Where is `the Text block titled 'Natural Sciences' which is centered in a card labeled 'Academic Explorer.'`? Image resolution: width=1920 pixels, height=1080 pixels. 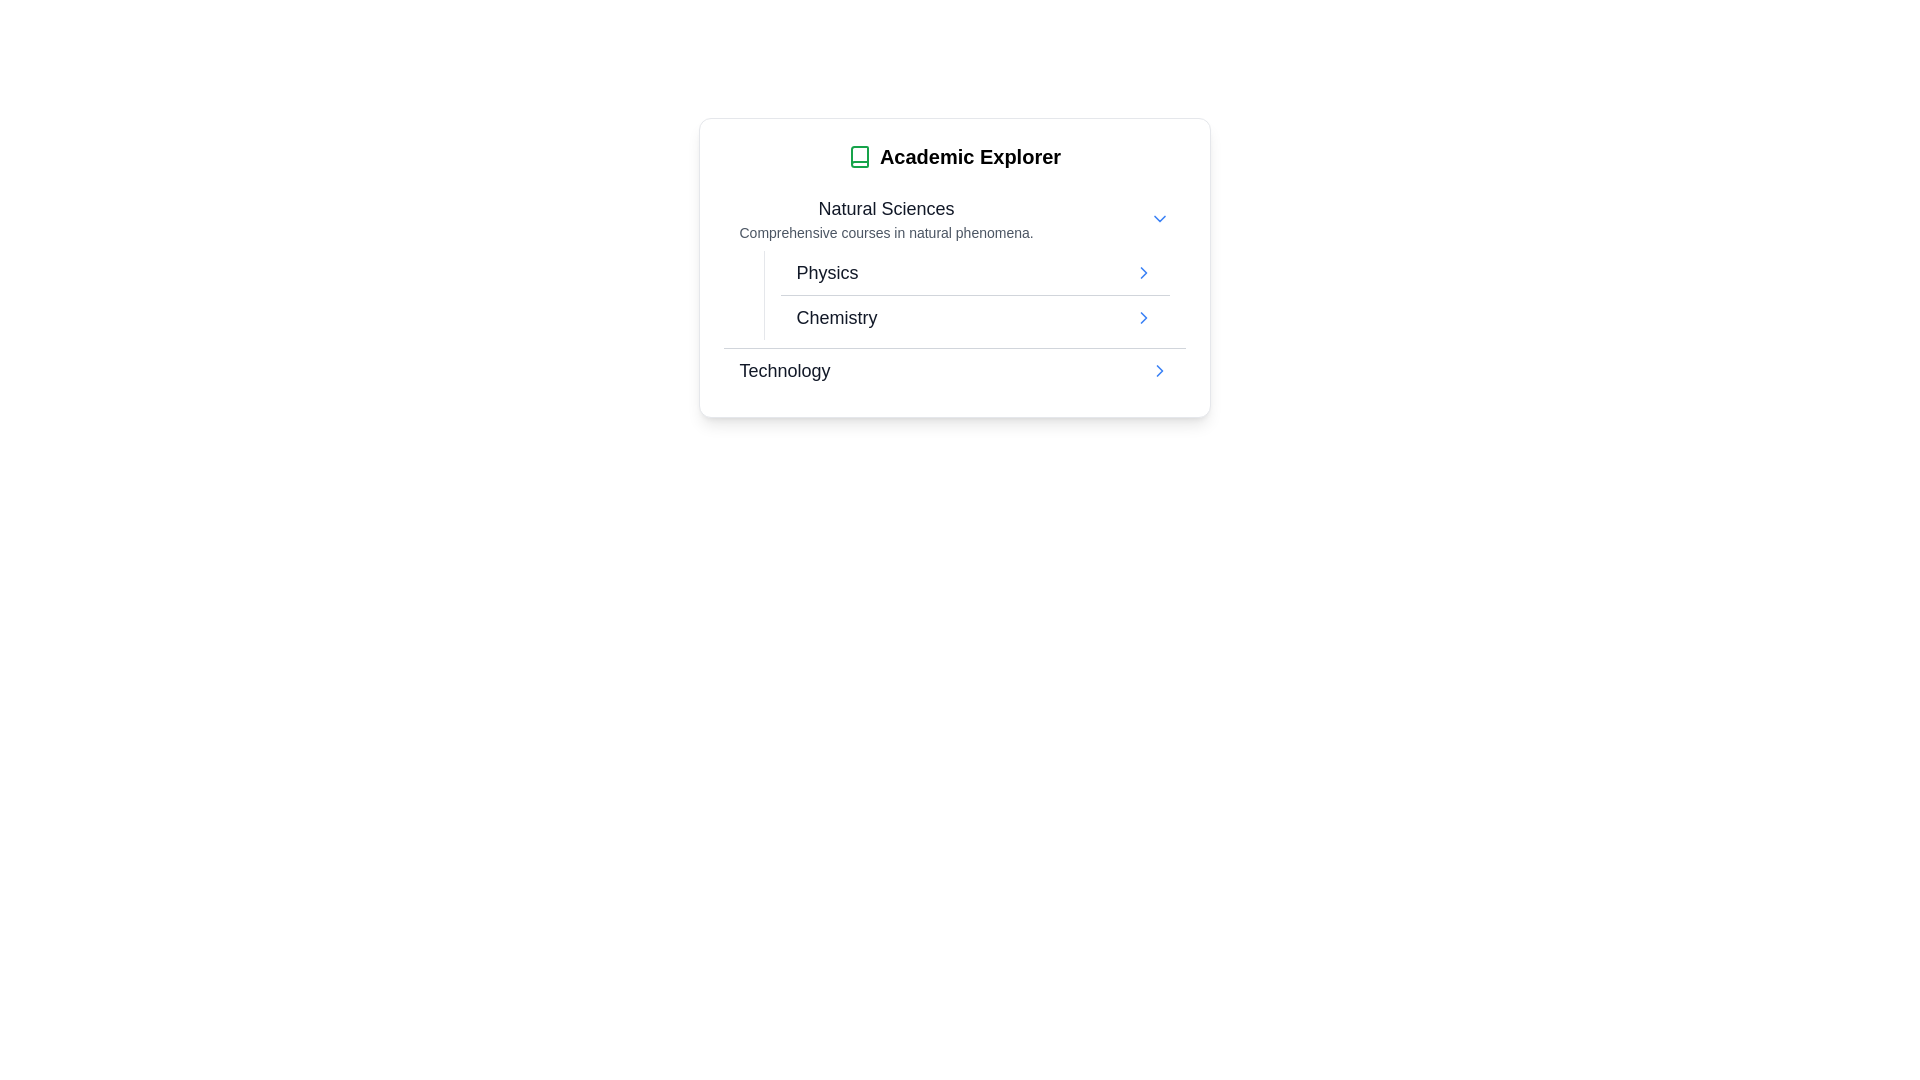
the Text block titled 'Natural Sciences' which is centered in a card labeled 'Academic Explorer.' is located at coordinates (885, 219).